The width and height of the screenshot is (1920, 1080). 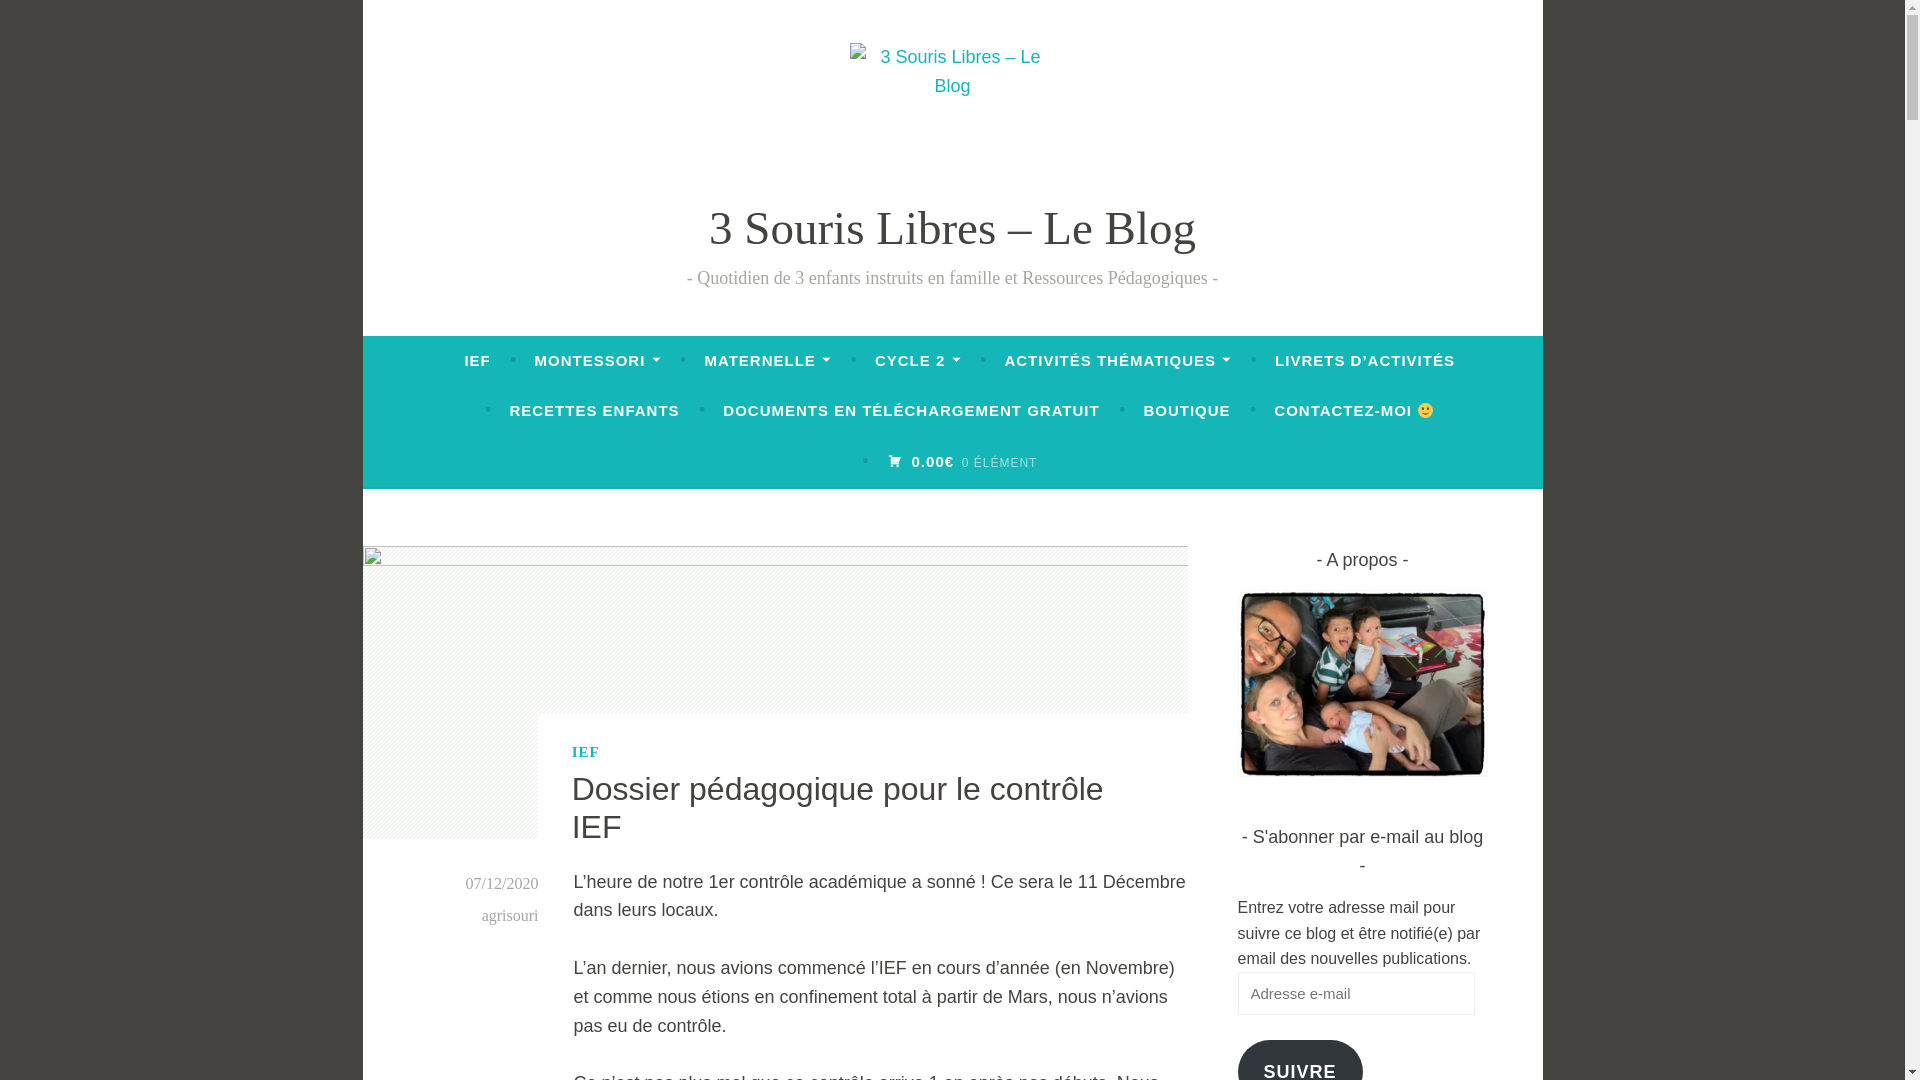 What do you see at coordinates (475, 361) in the screenshot?
I see `'IEF'` at bounding box center [475, 361].